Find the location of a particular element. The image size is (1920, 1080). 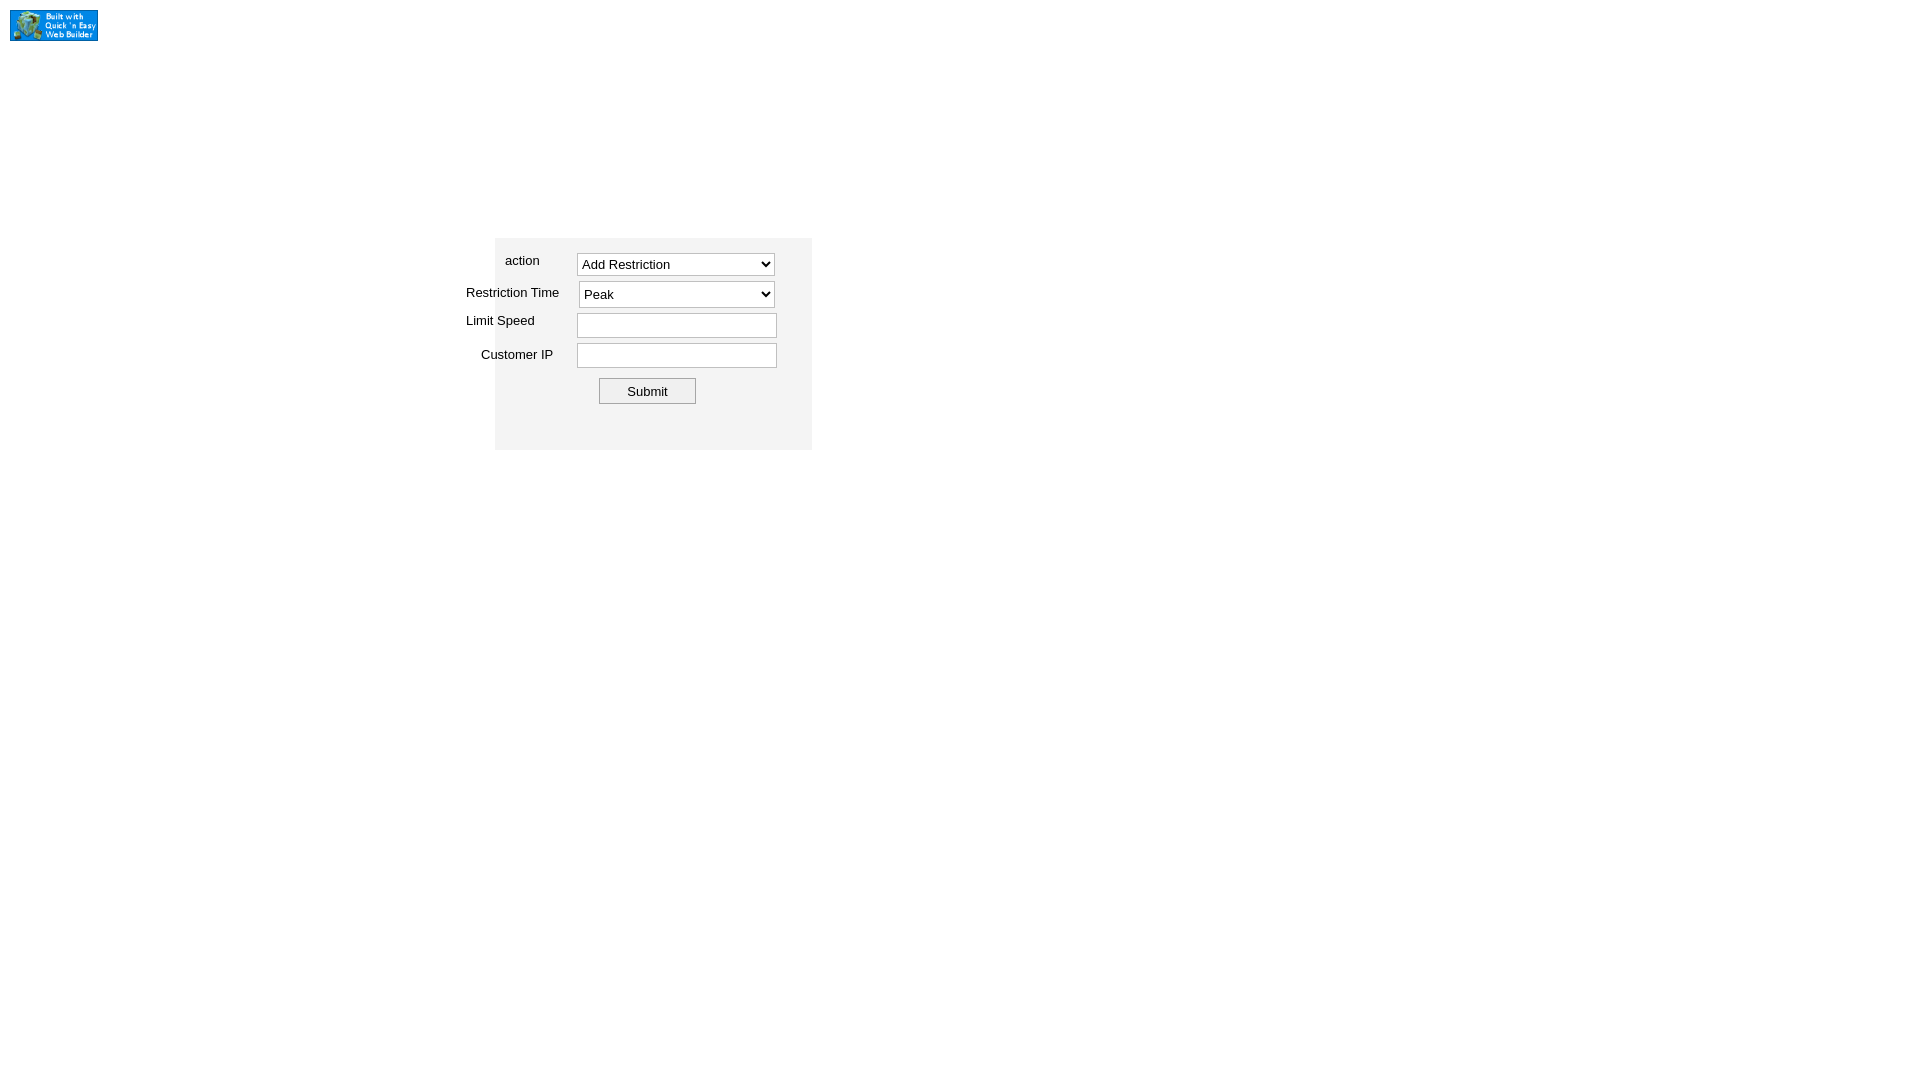

'Submit' is located at coordinates (647, 390).